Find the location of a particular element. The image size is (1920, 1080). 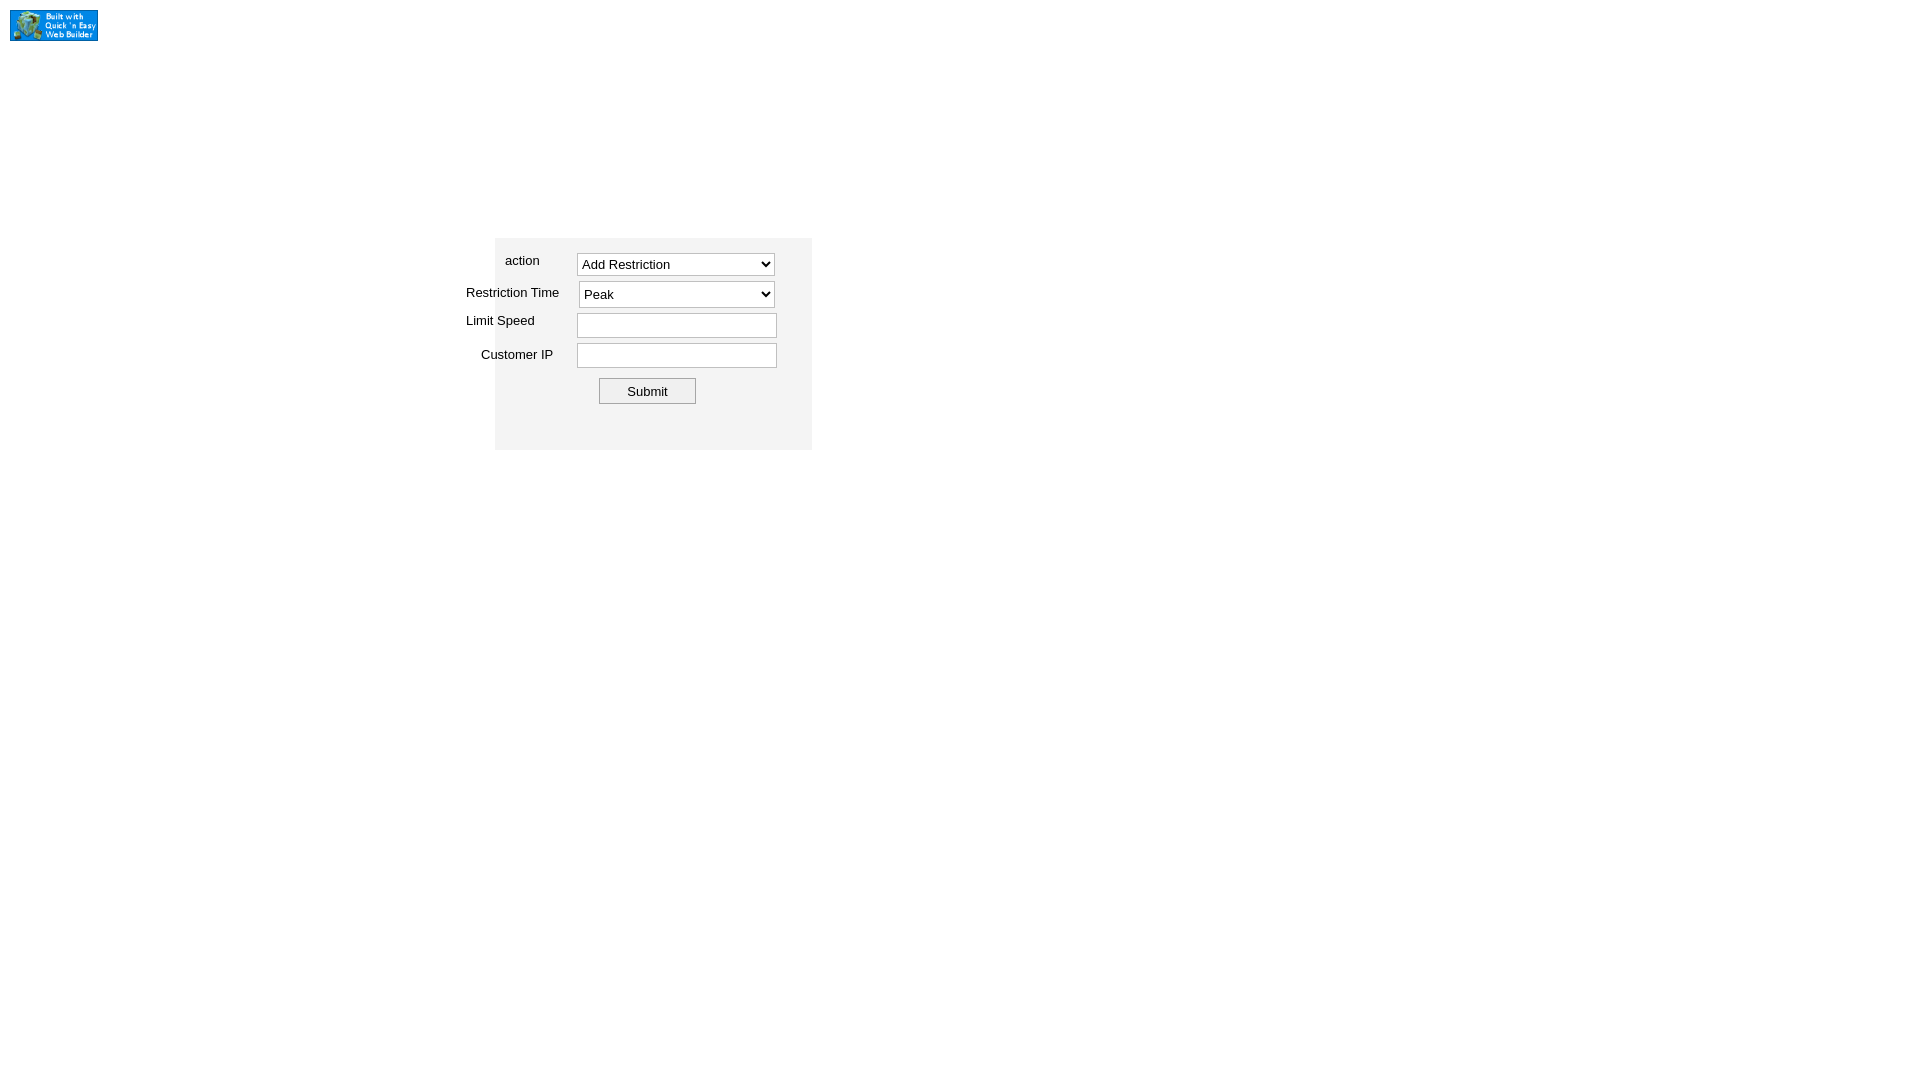

'Submit' is located at coordinates (647, 390).